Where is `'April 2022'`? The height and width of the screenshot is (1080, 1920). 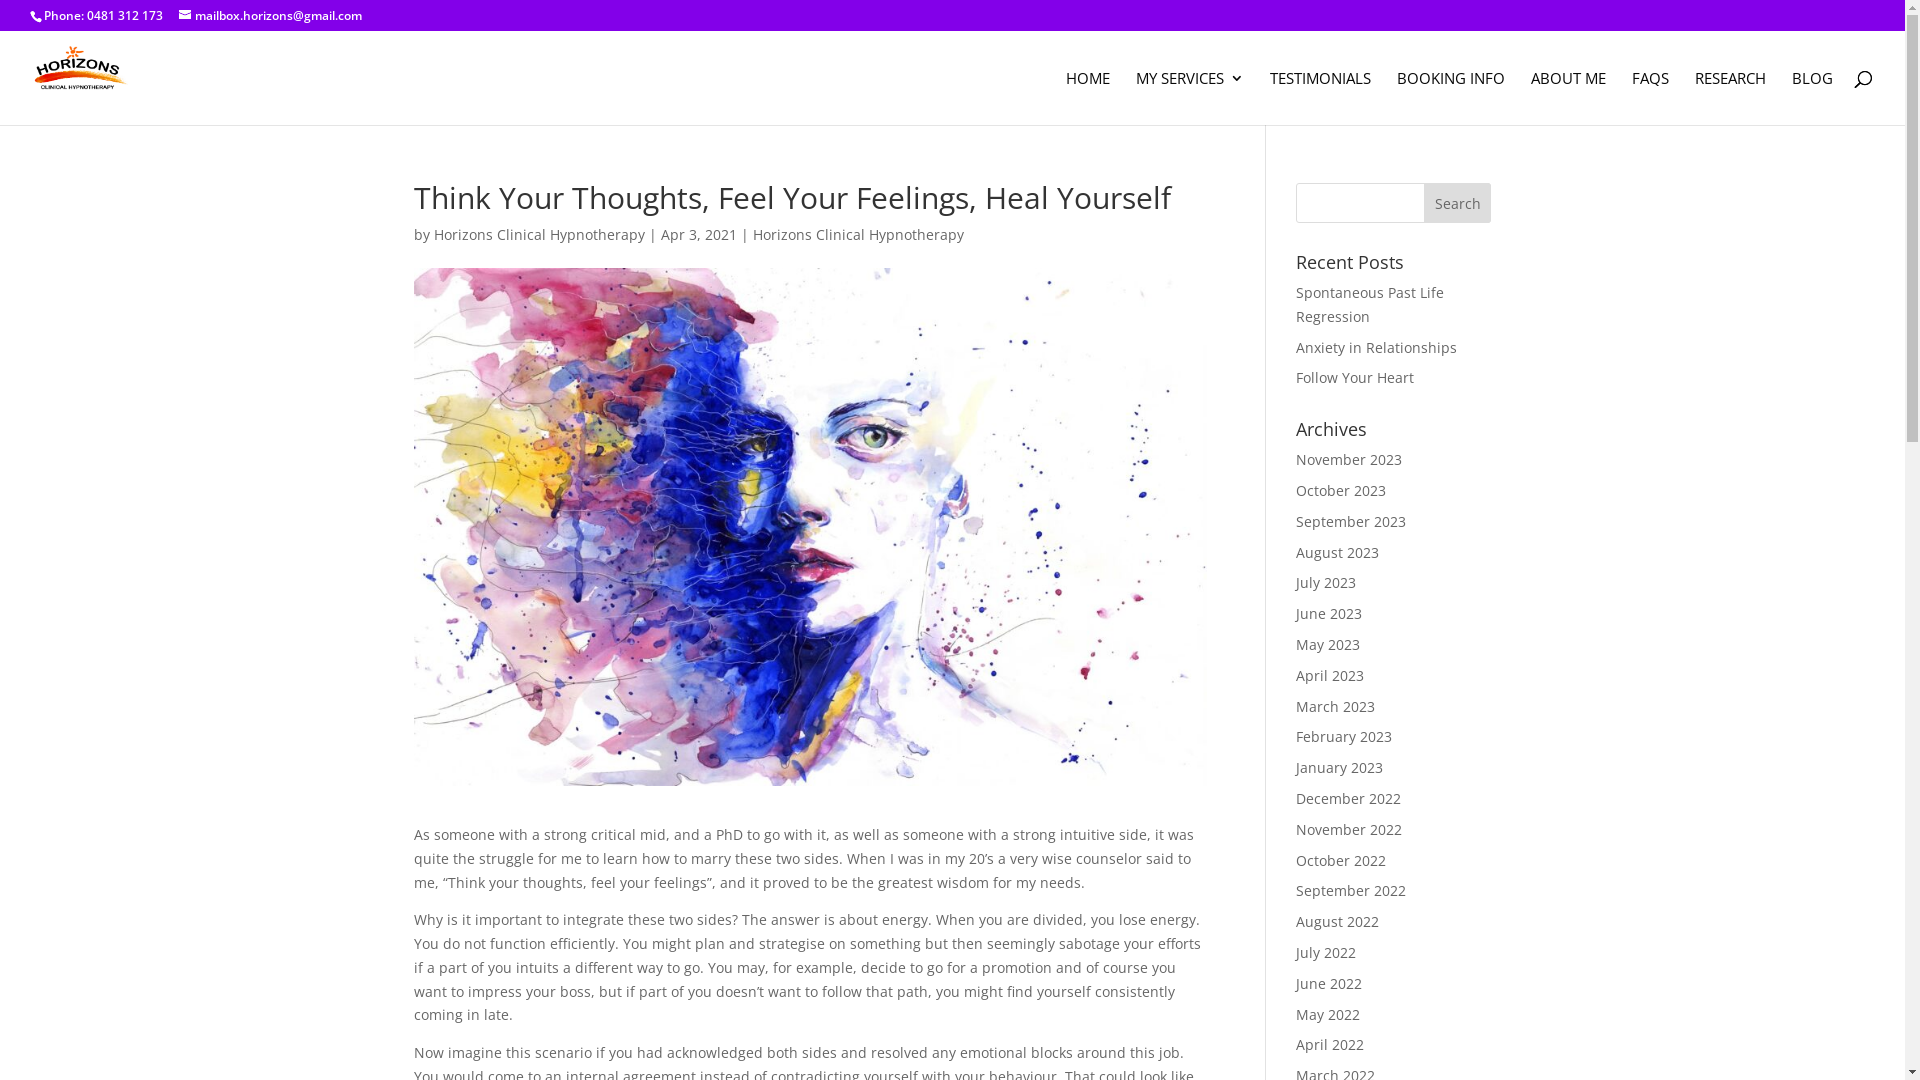
'April 2022' is located at coordinates (1329, 1043).